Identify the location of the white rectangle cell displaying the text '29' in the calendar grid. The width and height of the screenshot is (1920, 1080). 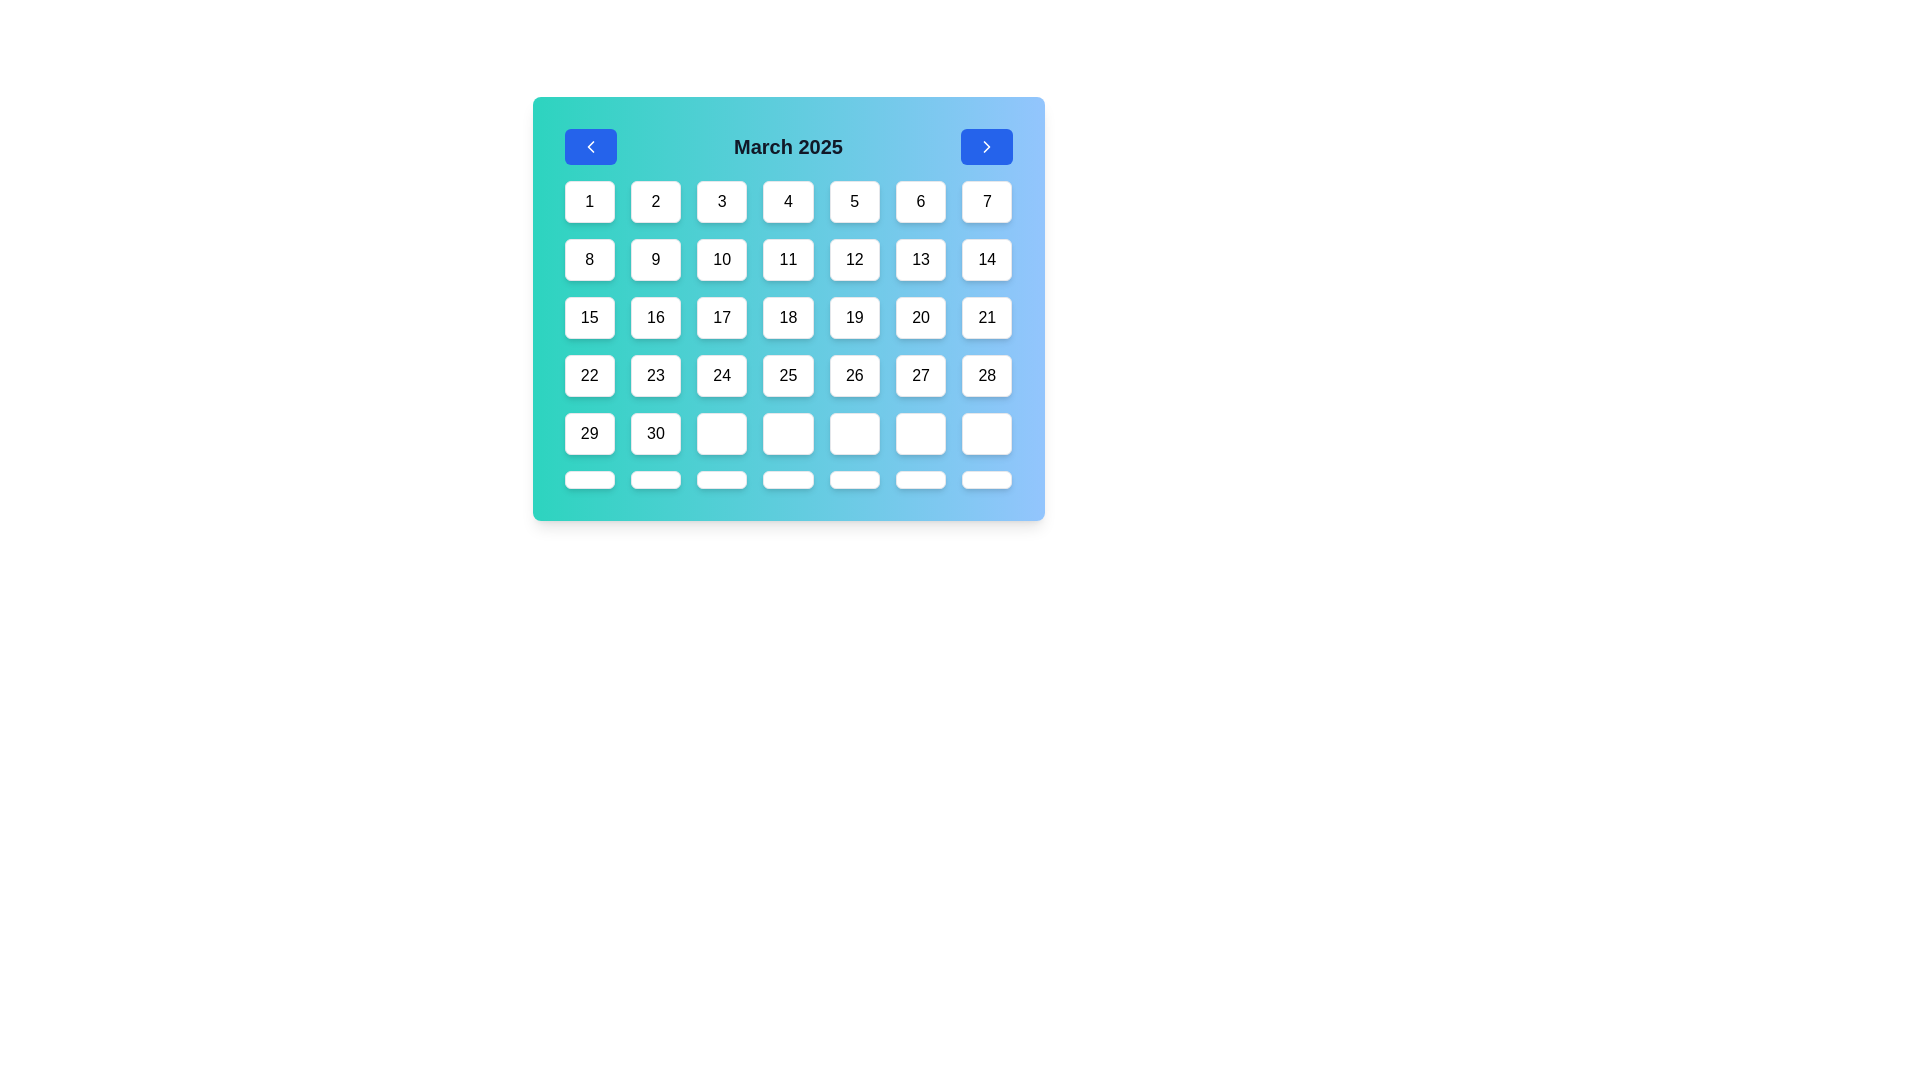
(588, 433).